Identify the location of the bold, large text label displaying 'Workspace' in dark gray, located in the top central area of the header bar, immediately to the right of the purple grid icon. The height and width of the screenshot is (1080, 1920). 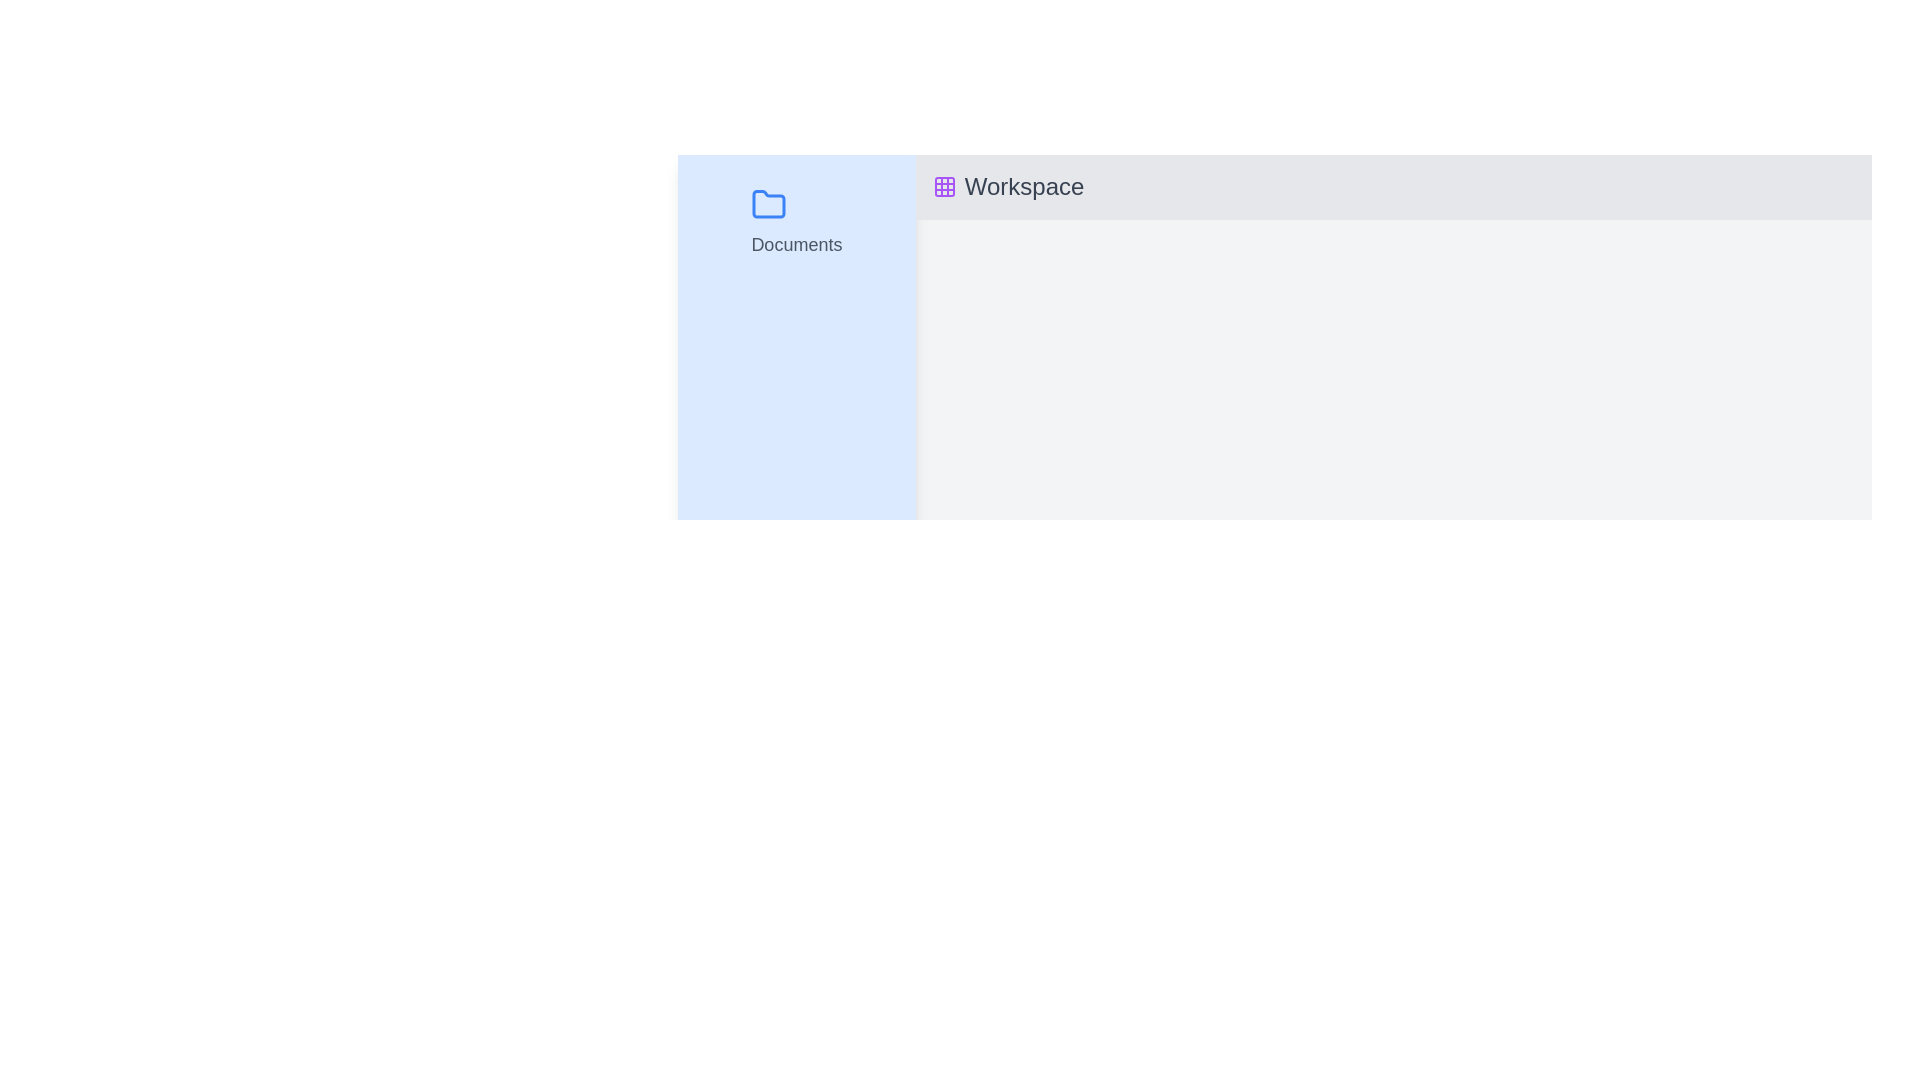
(1024, 186).